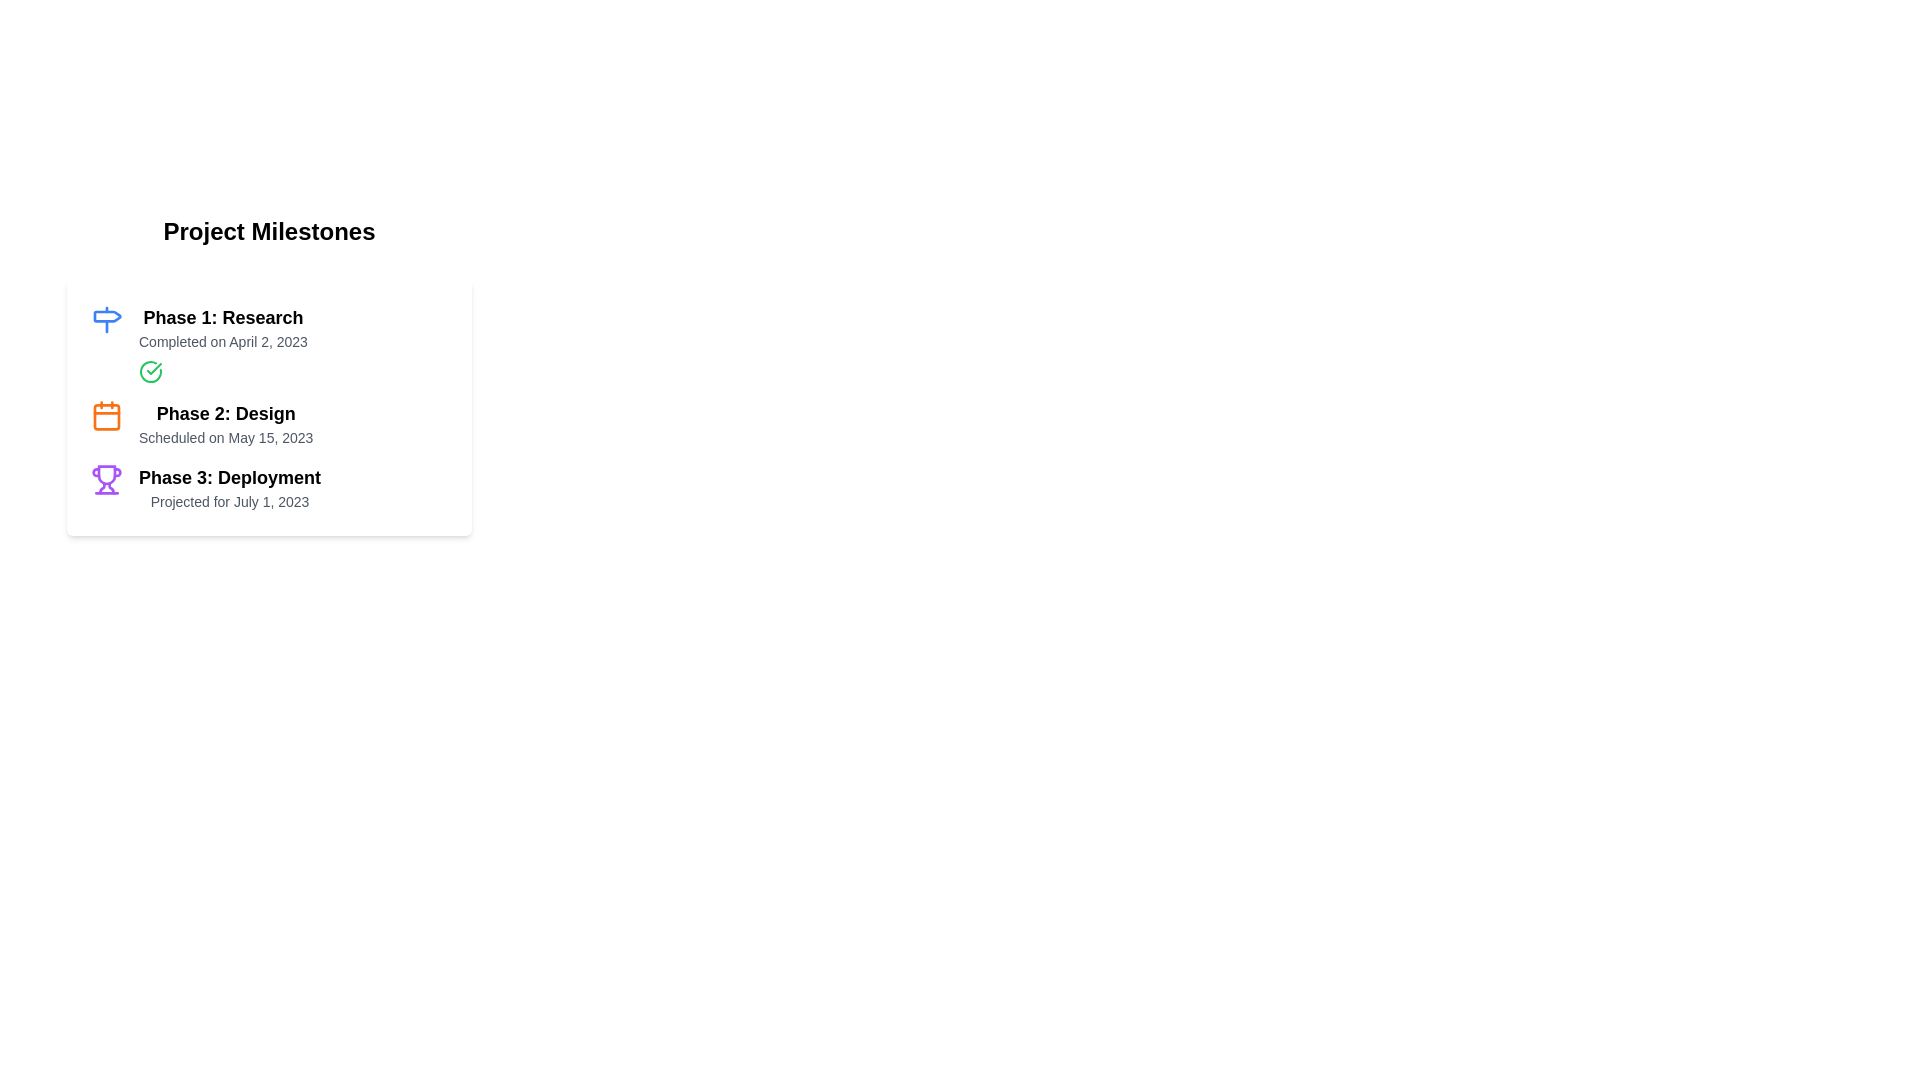  I want to click on the completion icon indicating successful verification for the milestone 'Phase 1: Research', so click(153, 369).